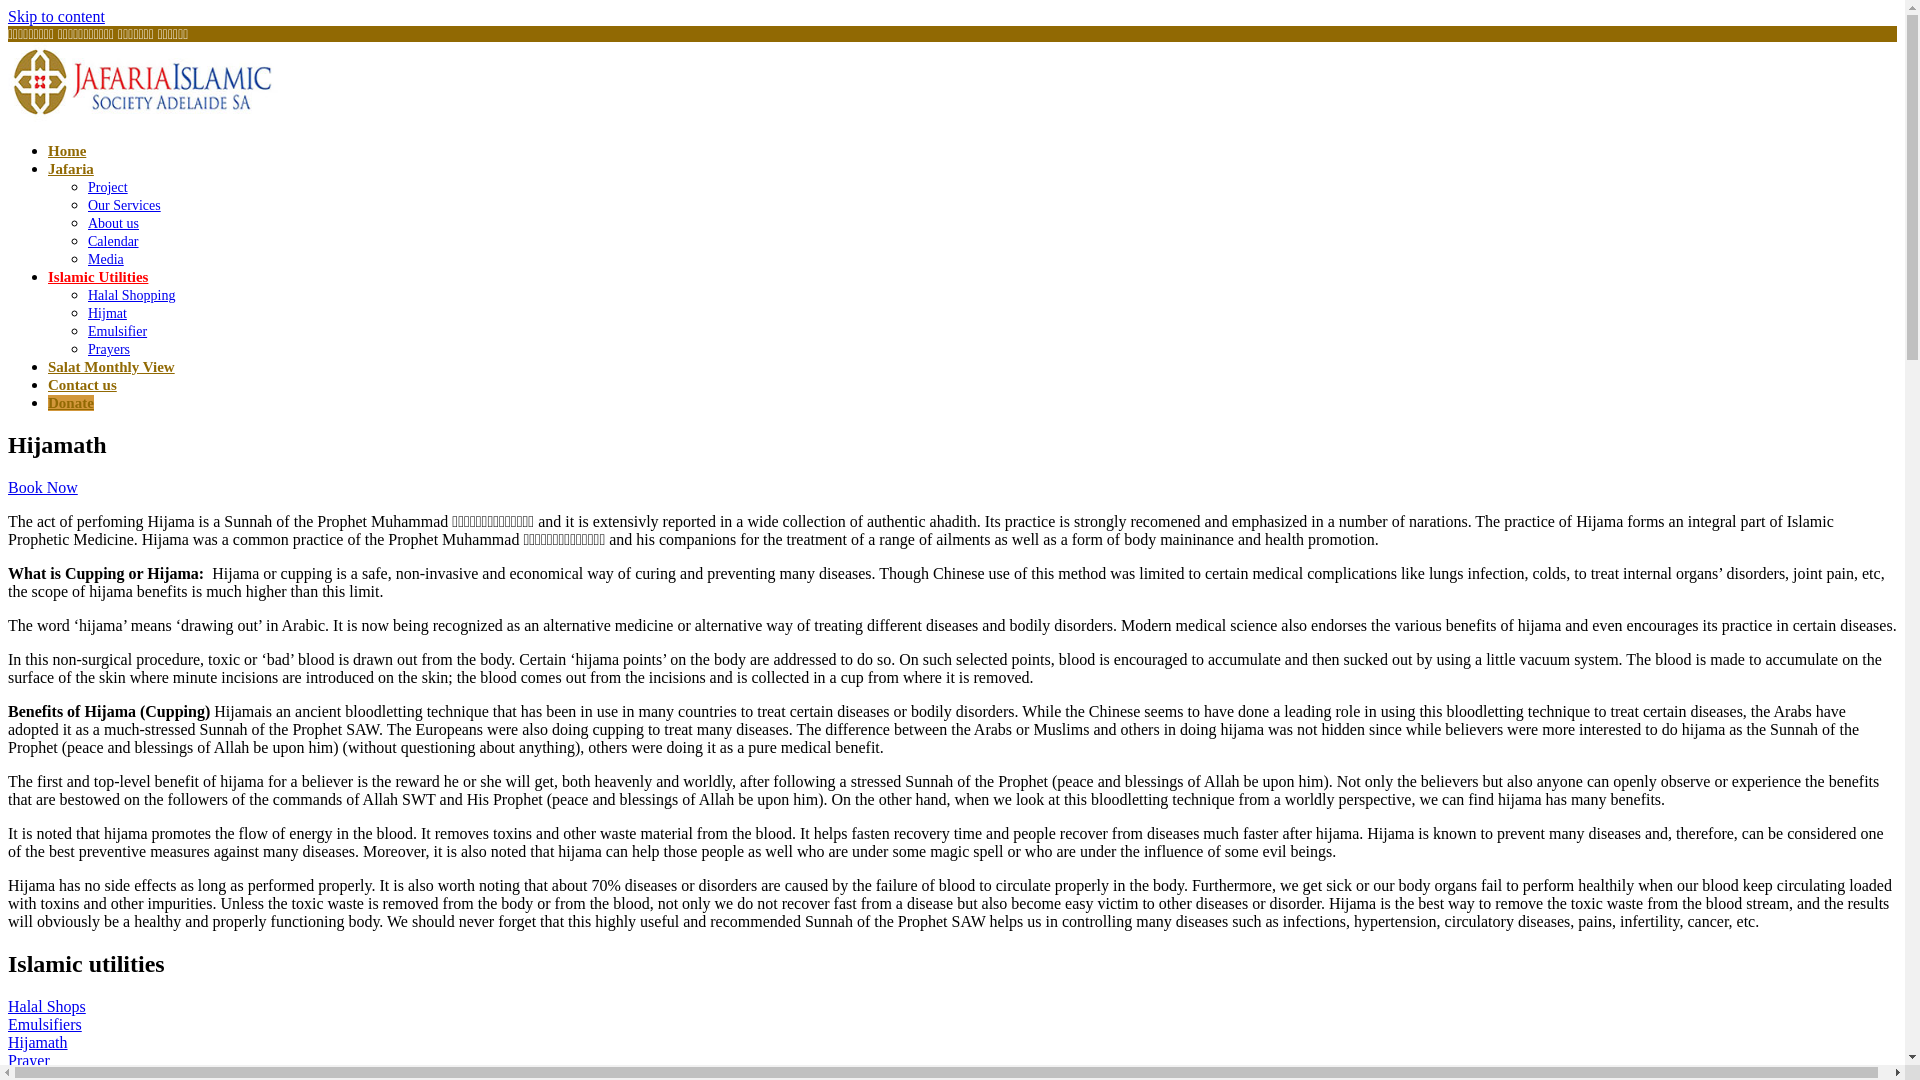 This screenshot has height=1080, width=1920. I want to click on 'Contact us', so click(48, 385).